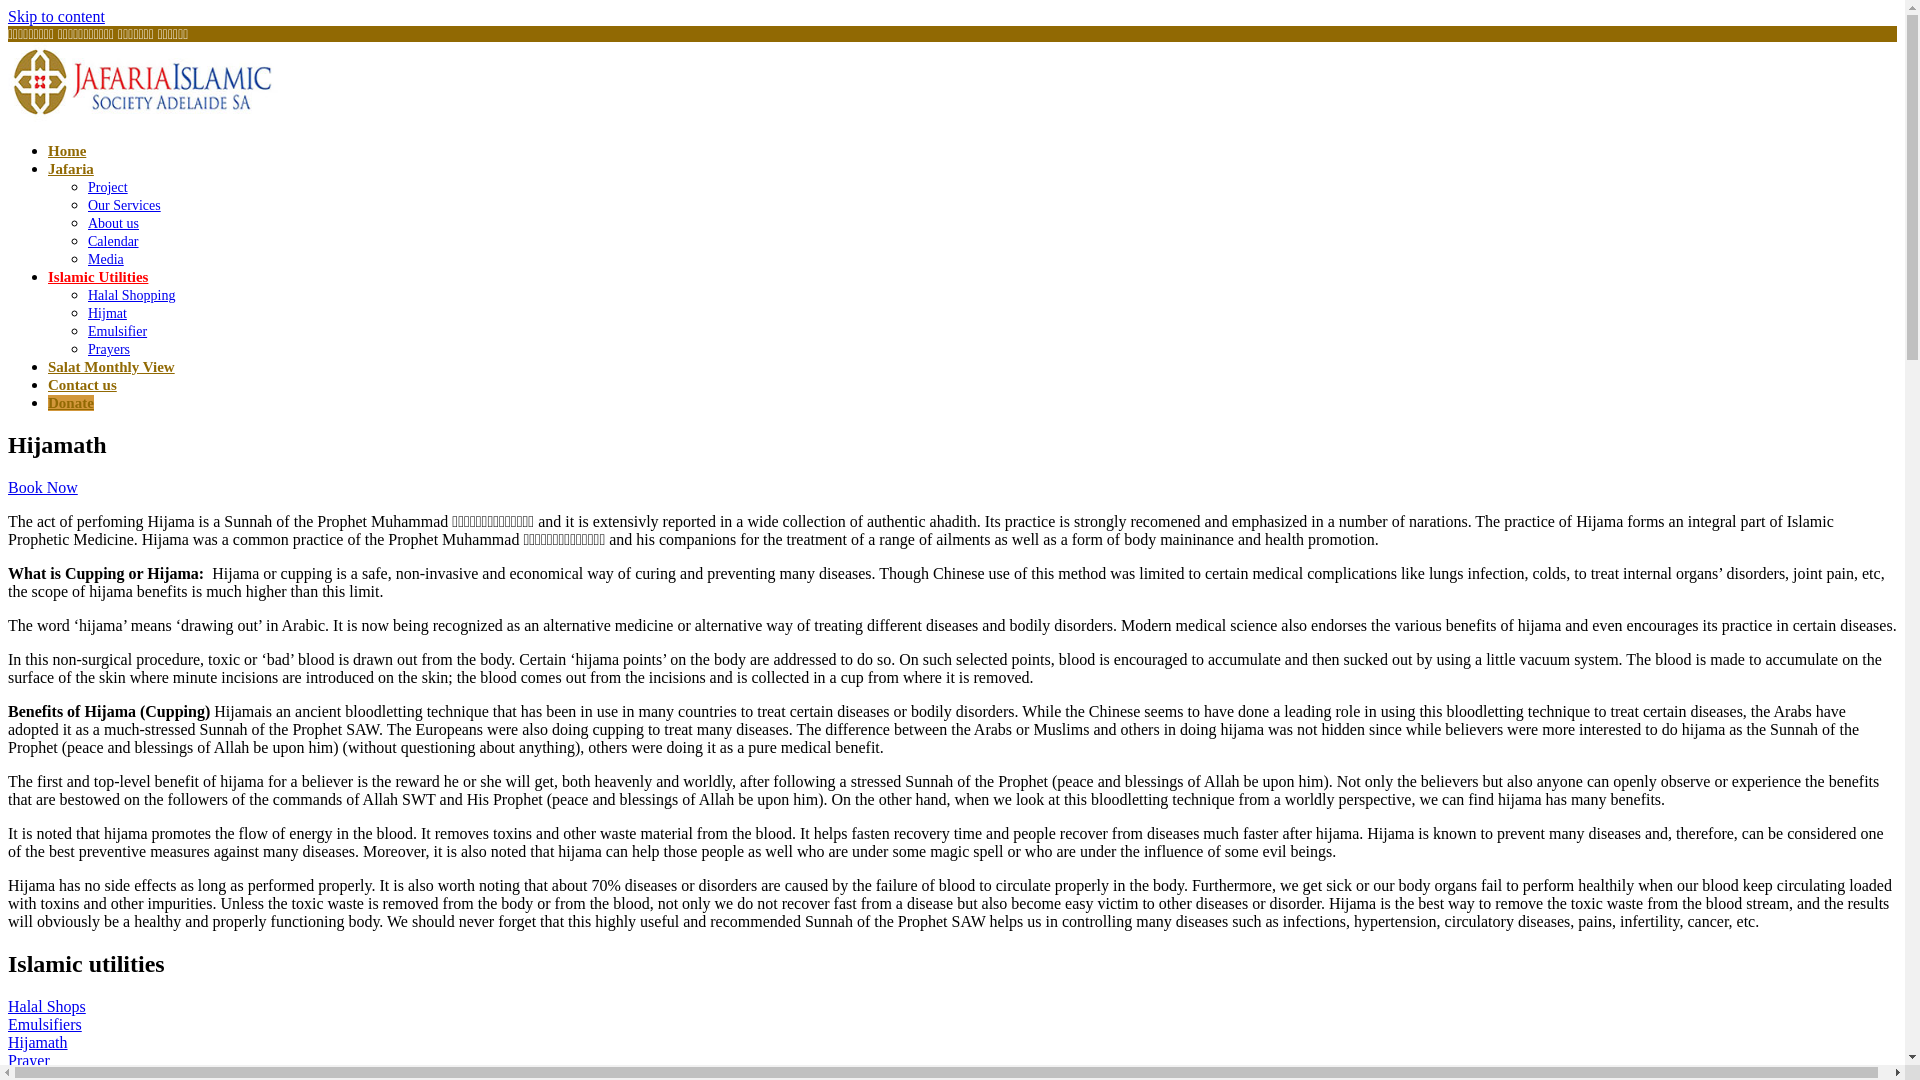 This screenshot has height=1080, width=1920. I want to click on 'Contact us', so click(48, 385).